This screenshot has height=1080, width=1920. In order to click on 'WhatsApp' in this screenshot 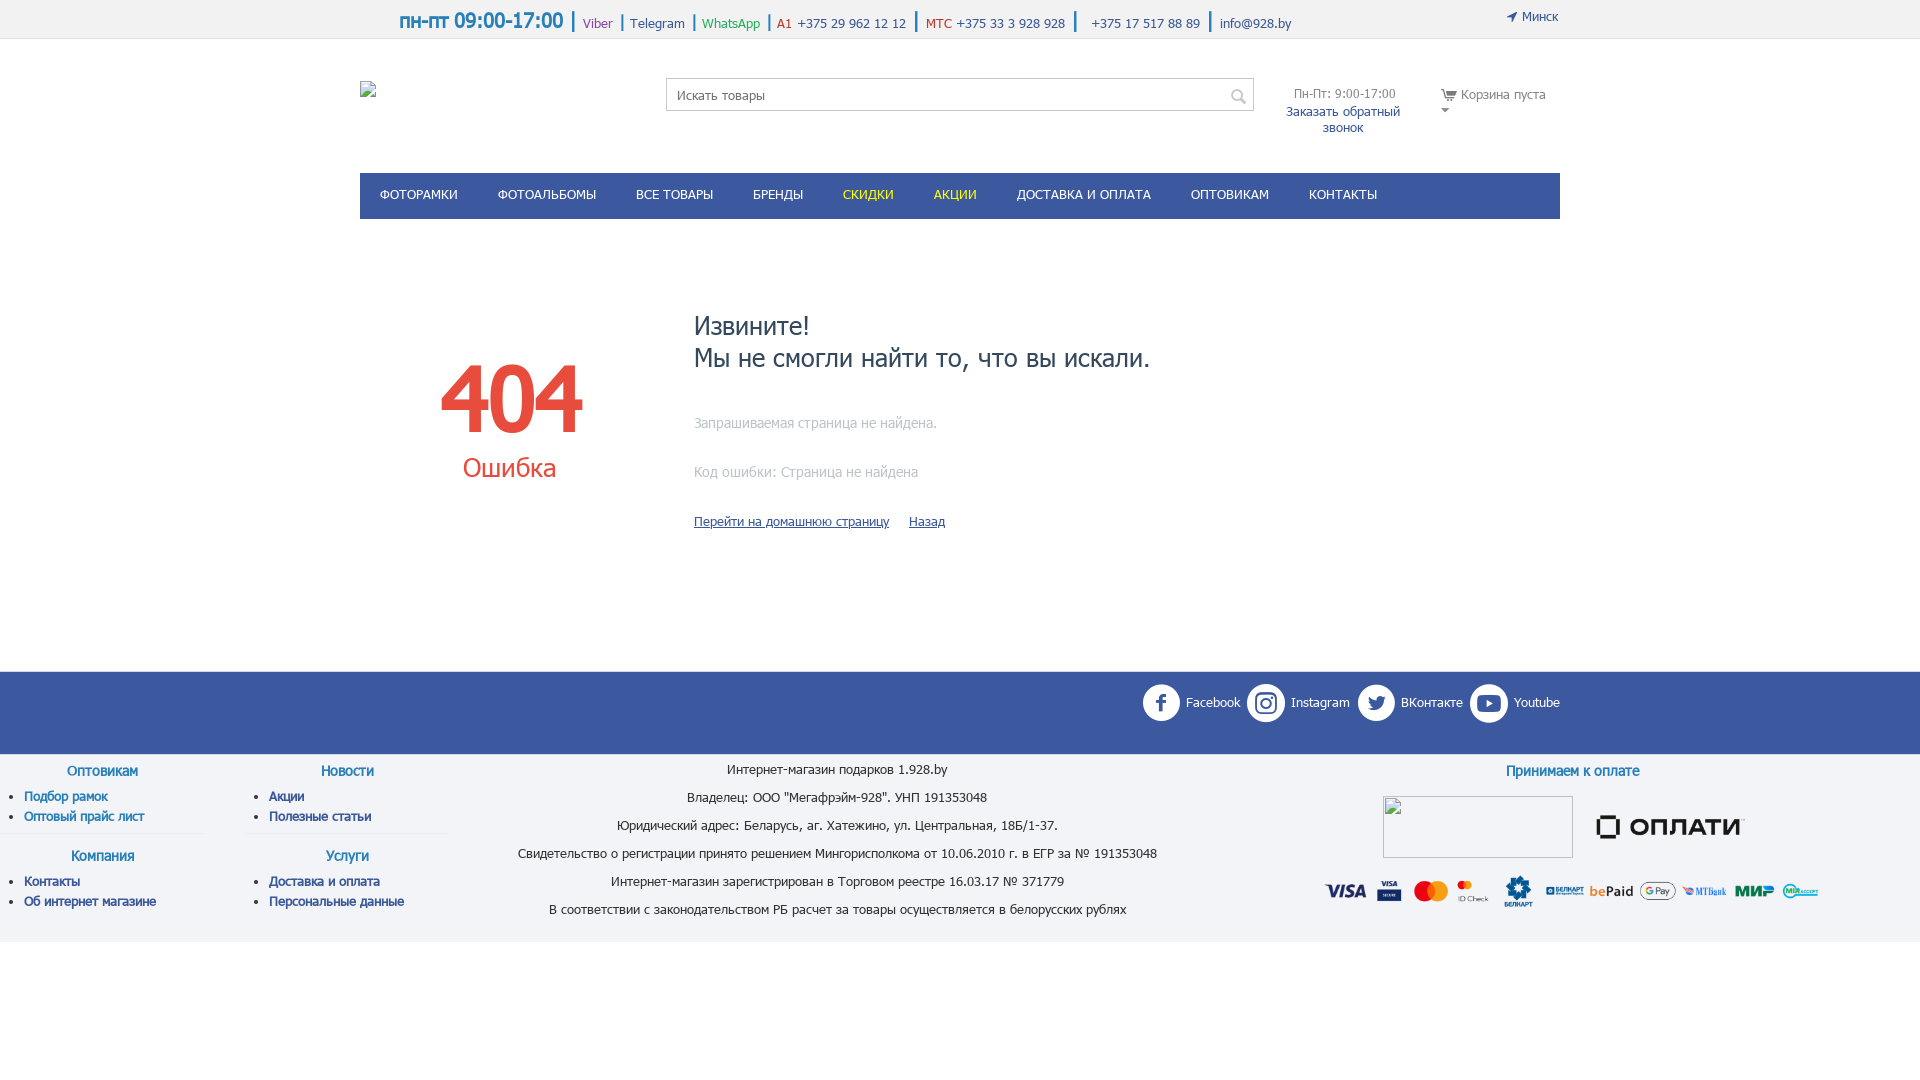, I will do `click(701, 23)`.